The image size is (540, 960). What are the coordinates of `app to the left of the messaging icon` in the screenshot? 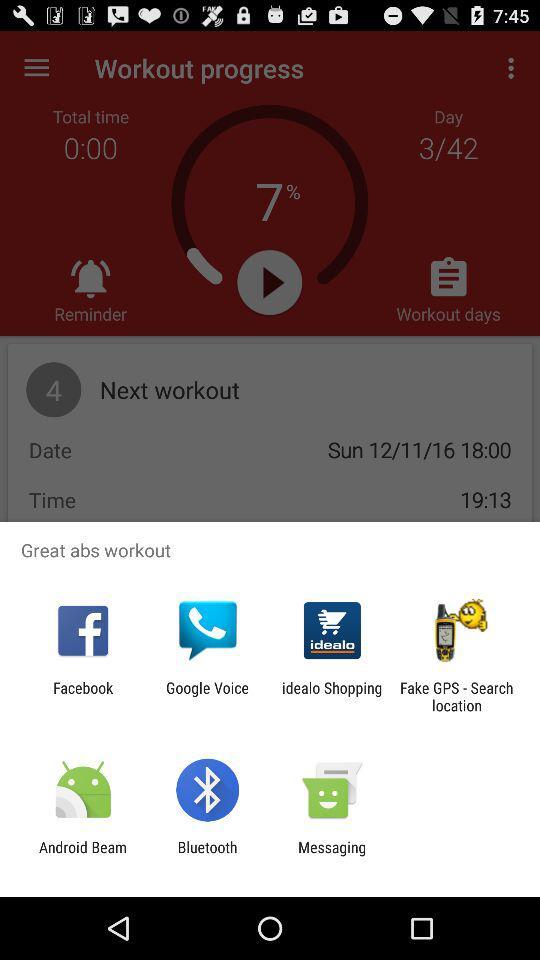 It's located at (206, 855).